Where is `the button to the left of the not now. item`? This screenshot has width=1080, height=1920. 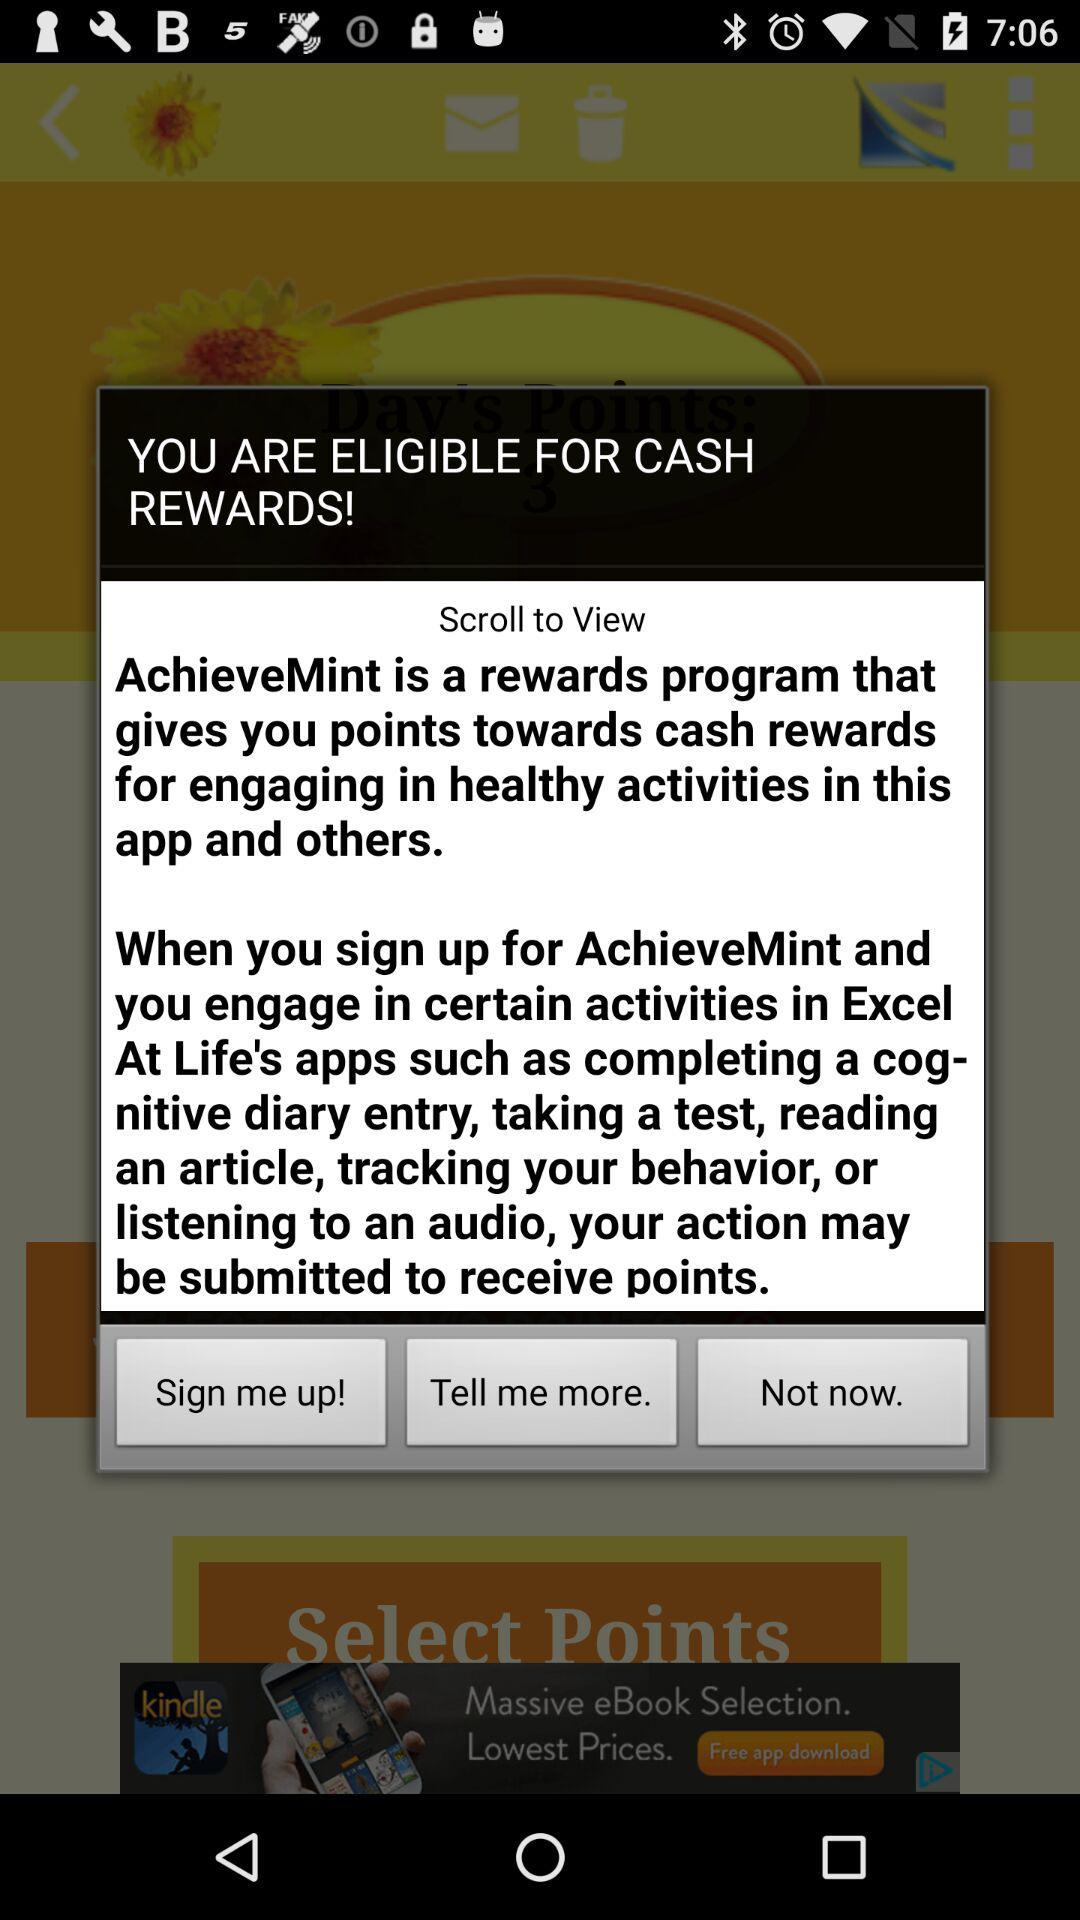
the button to the left of the not now. item is located at coordinates (542, 1396).